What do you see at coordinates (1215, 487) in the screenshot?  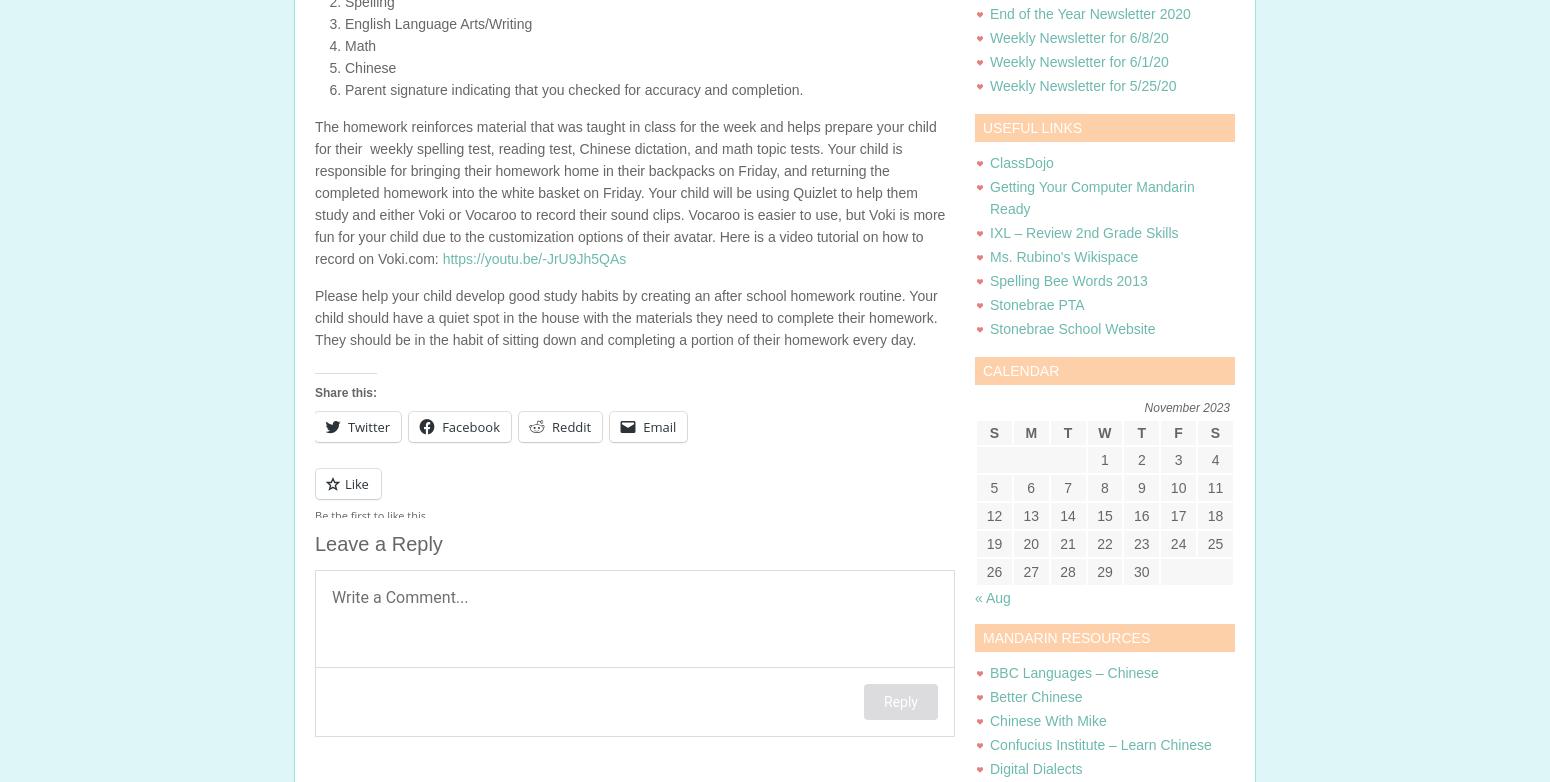 I see `'11'` at bounding box center [1215, 487].